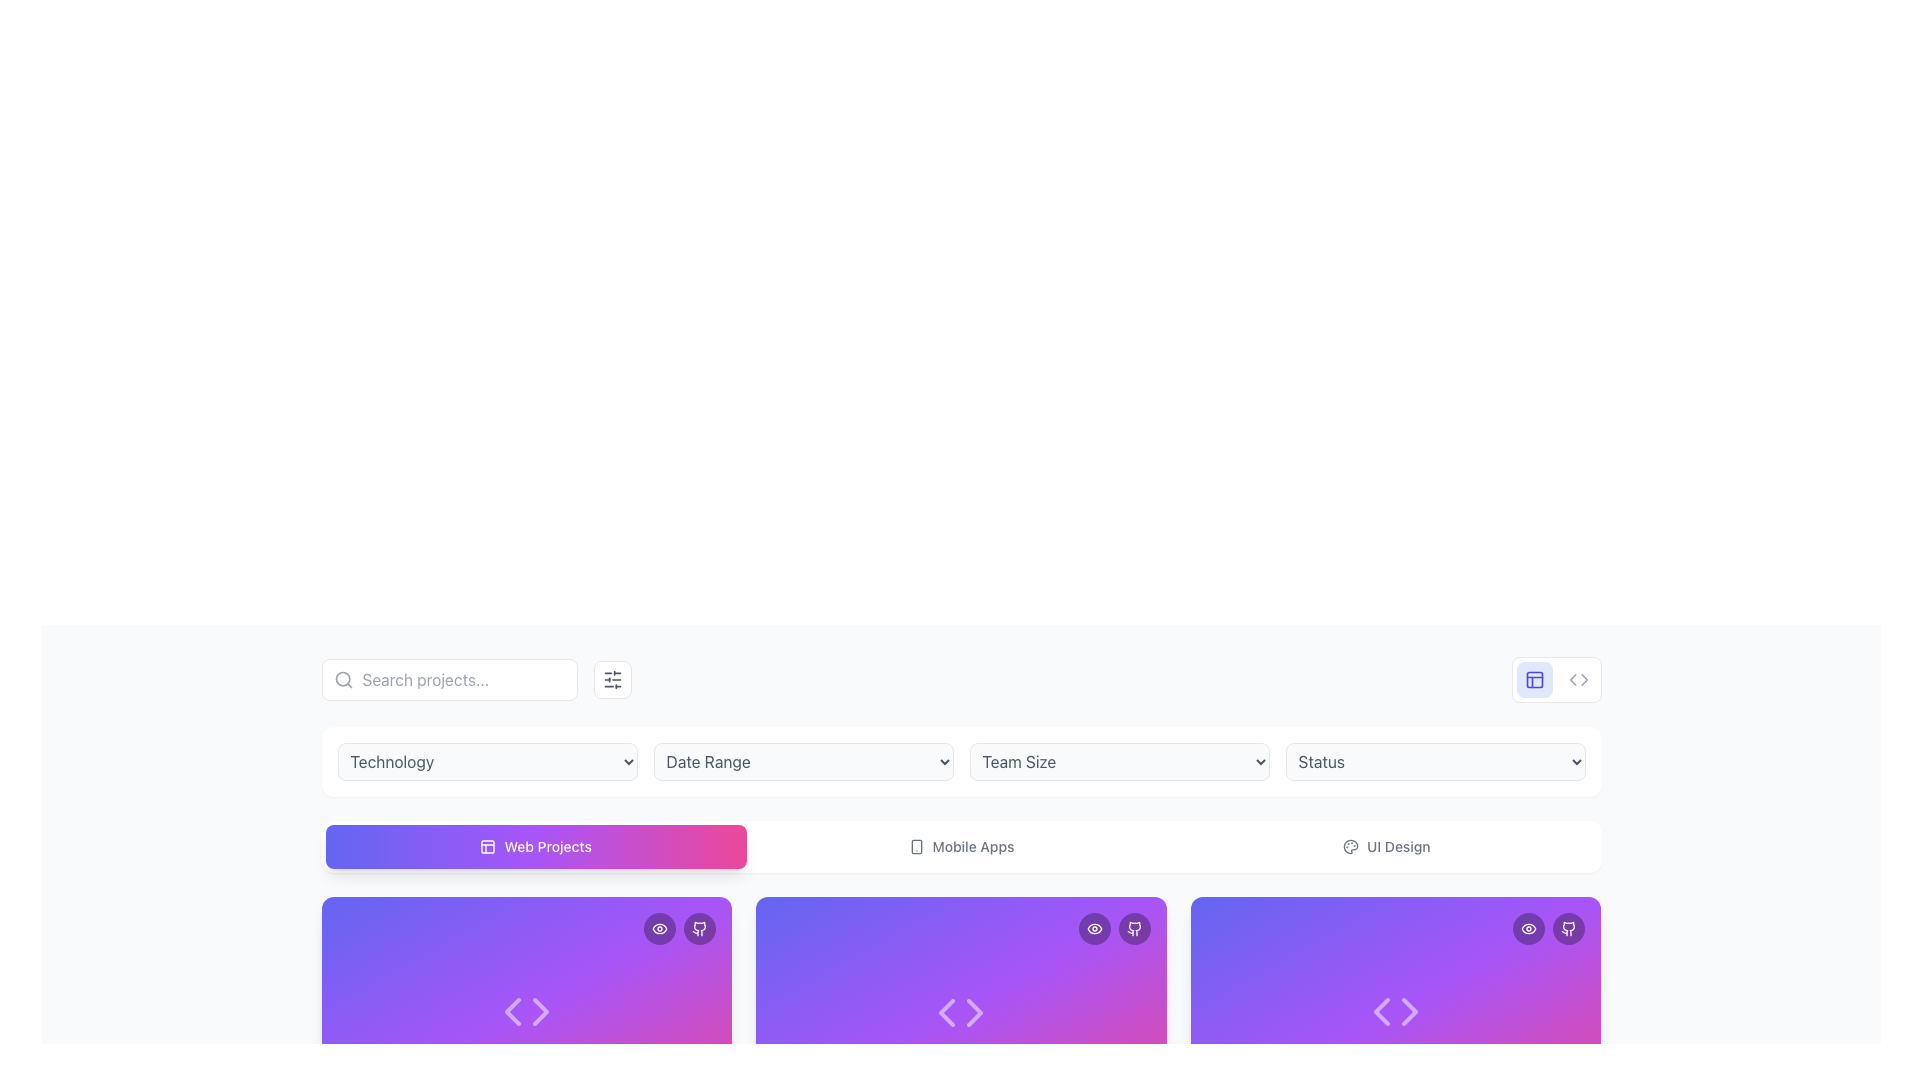 Image resolution: width=1920 pixels, height=1080 pixels. What do you see at coordinates (660, 929) in the screenshot?
I see `the outer border of the eye icon within the SVG image element, located at the top-right corner of the project information card` at bounding box center [660, 929].